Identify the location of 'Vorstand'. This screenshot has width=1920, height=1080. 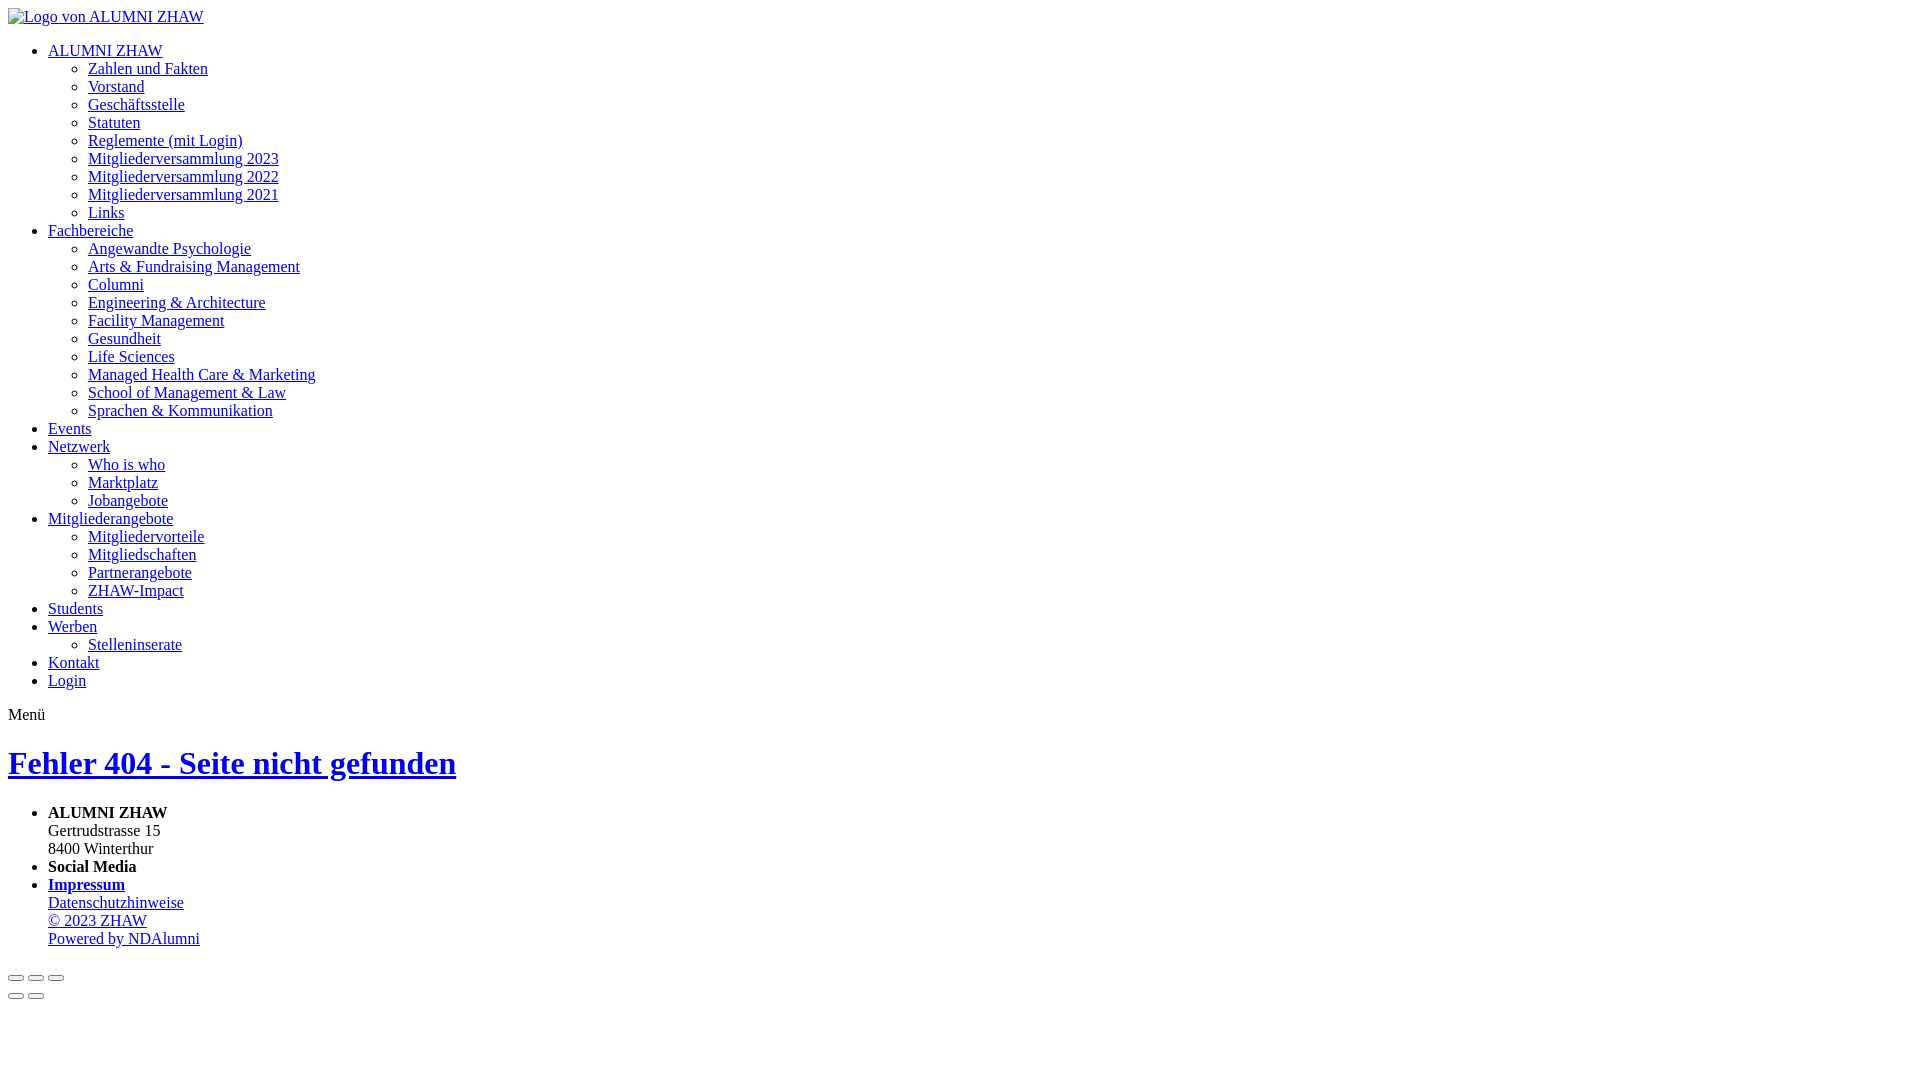
(115, 85).